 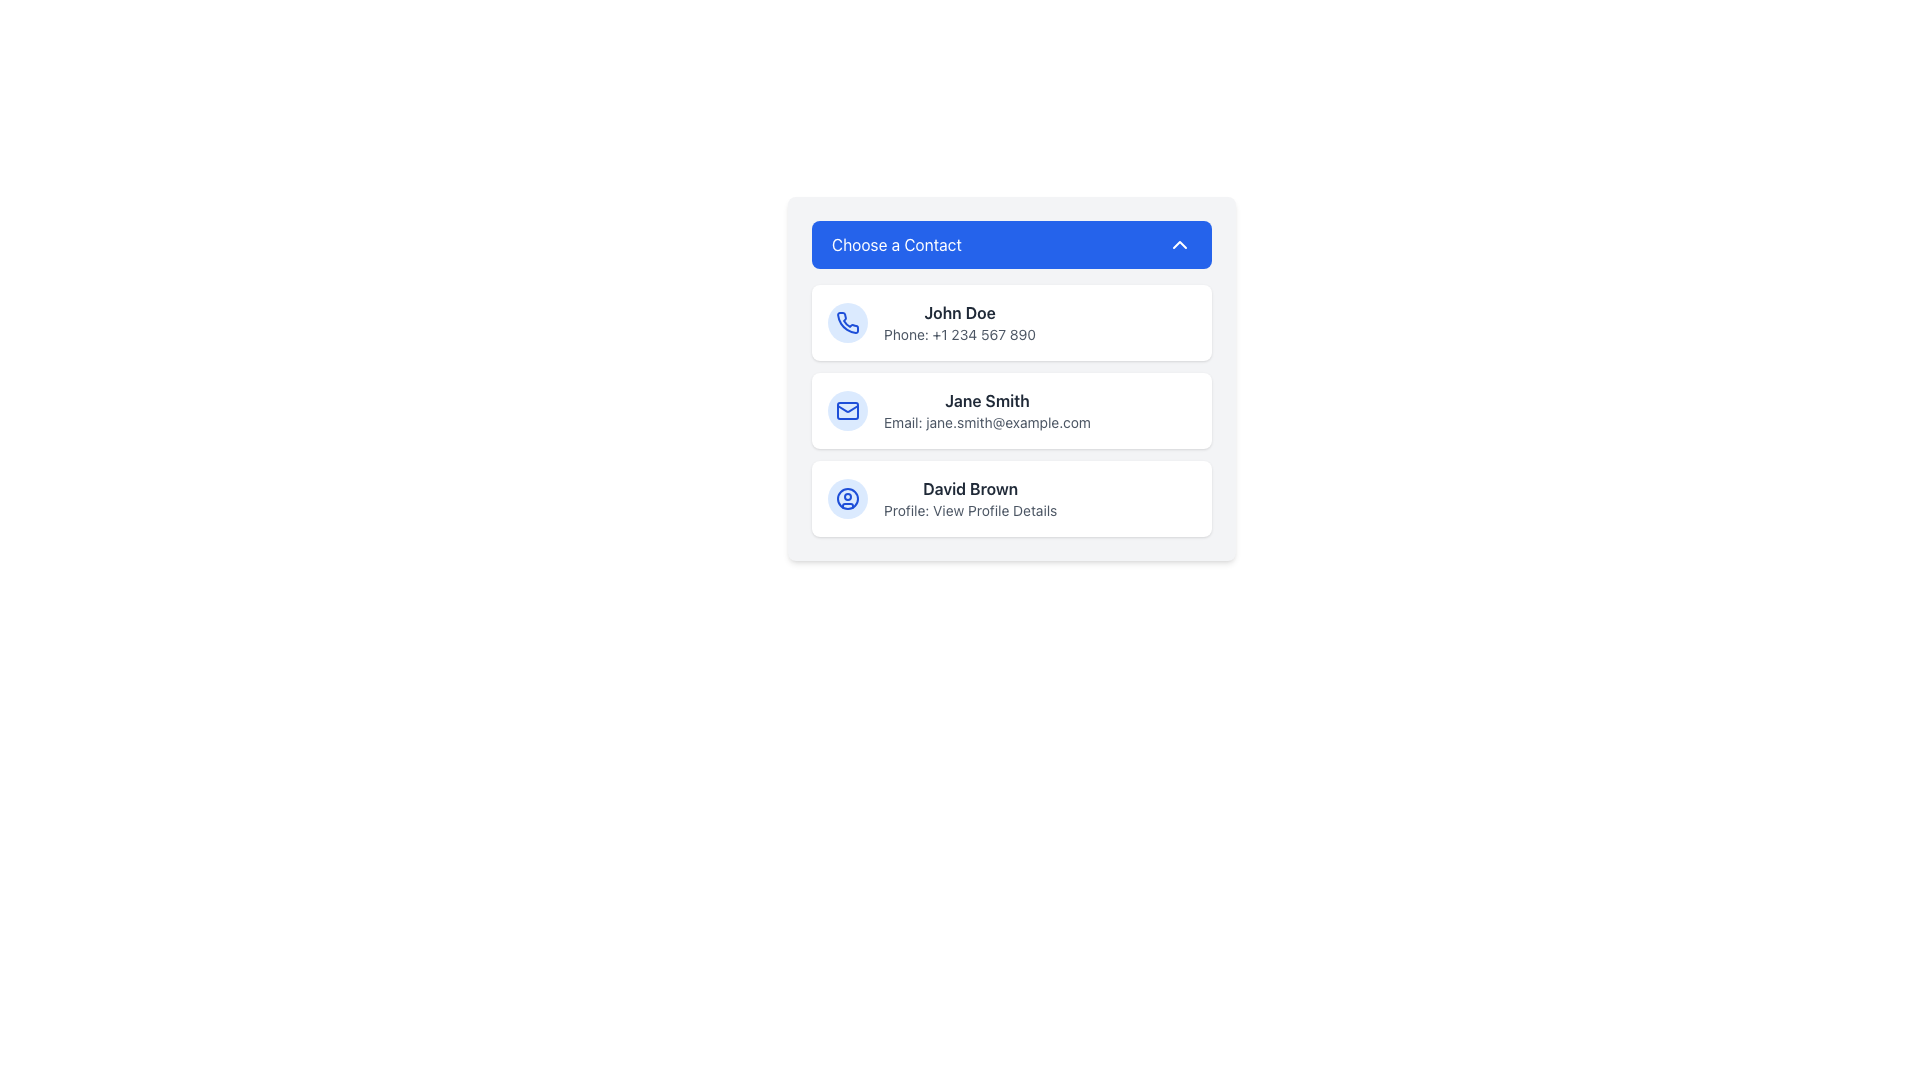 I want to click on the email address 'jane.smith@example.com' displayed in gray text, which is positioned below the name 'Jane Smith' in the second contact card, so click(x=987, y=422).